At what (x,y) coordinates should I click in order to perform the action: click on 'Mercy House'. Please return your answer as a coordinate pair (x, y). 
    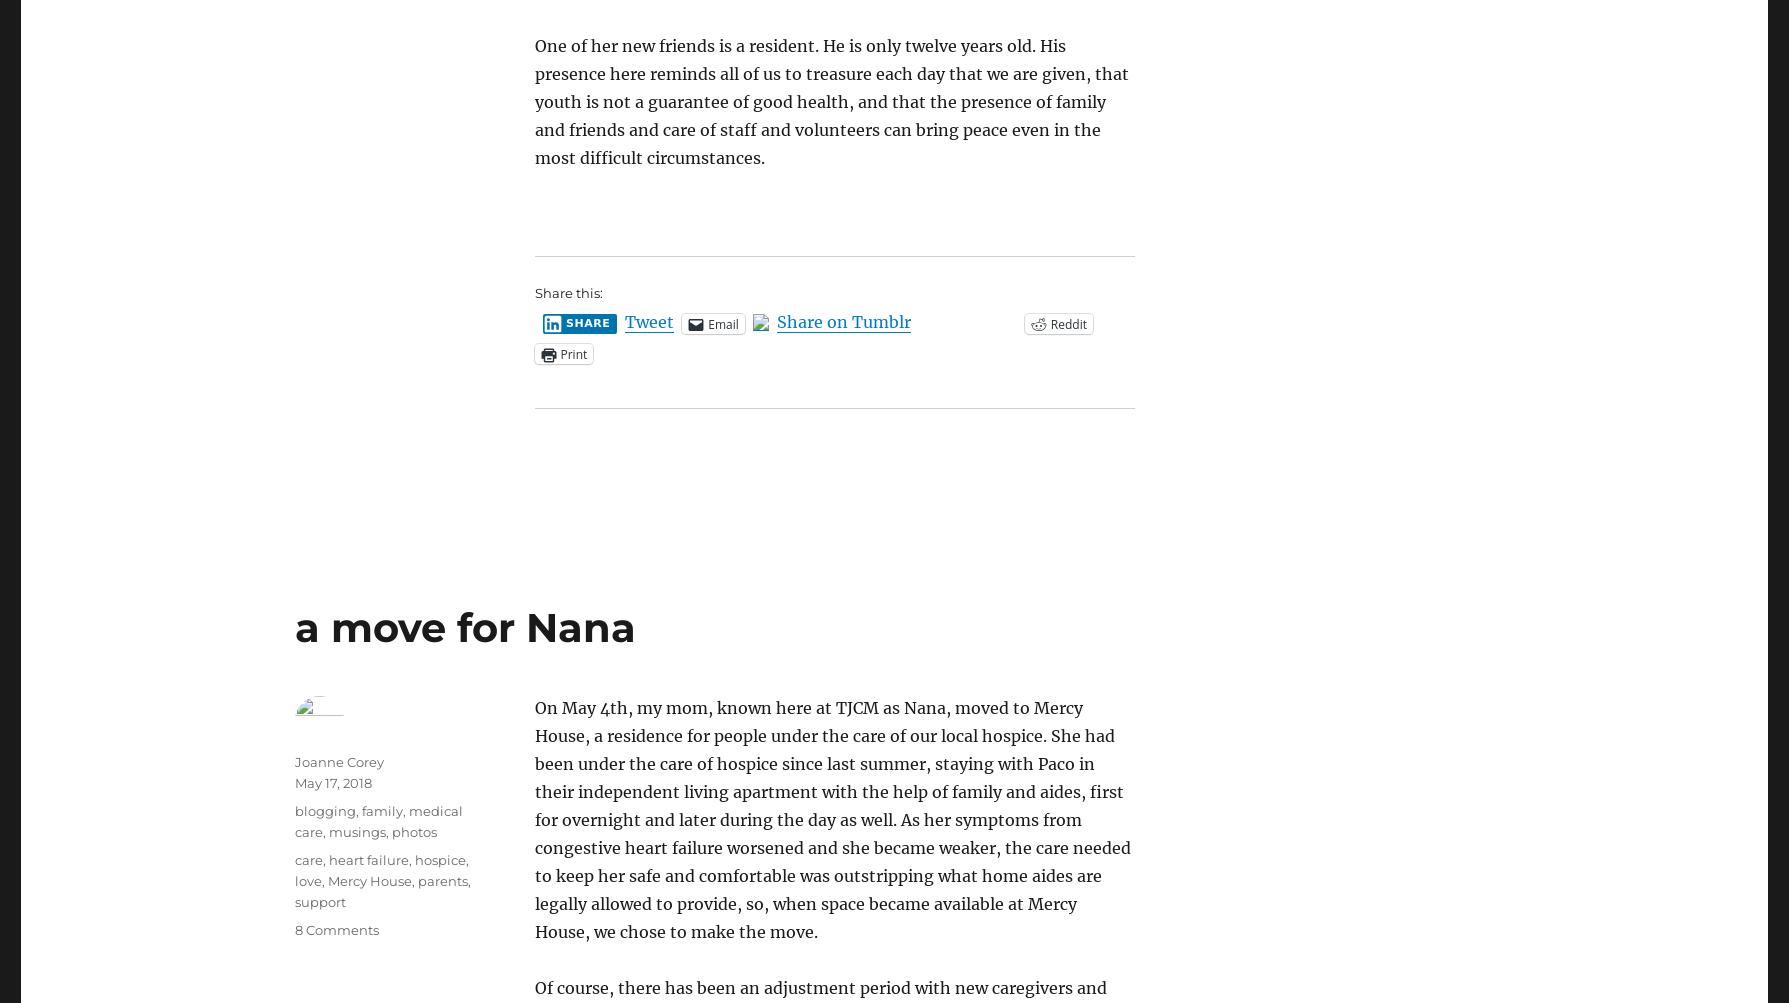
    Looking at the image, I should click on (368, 881).